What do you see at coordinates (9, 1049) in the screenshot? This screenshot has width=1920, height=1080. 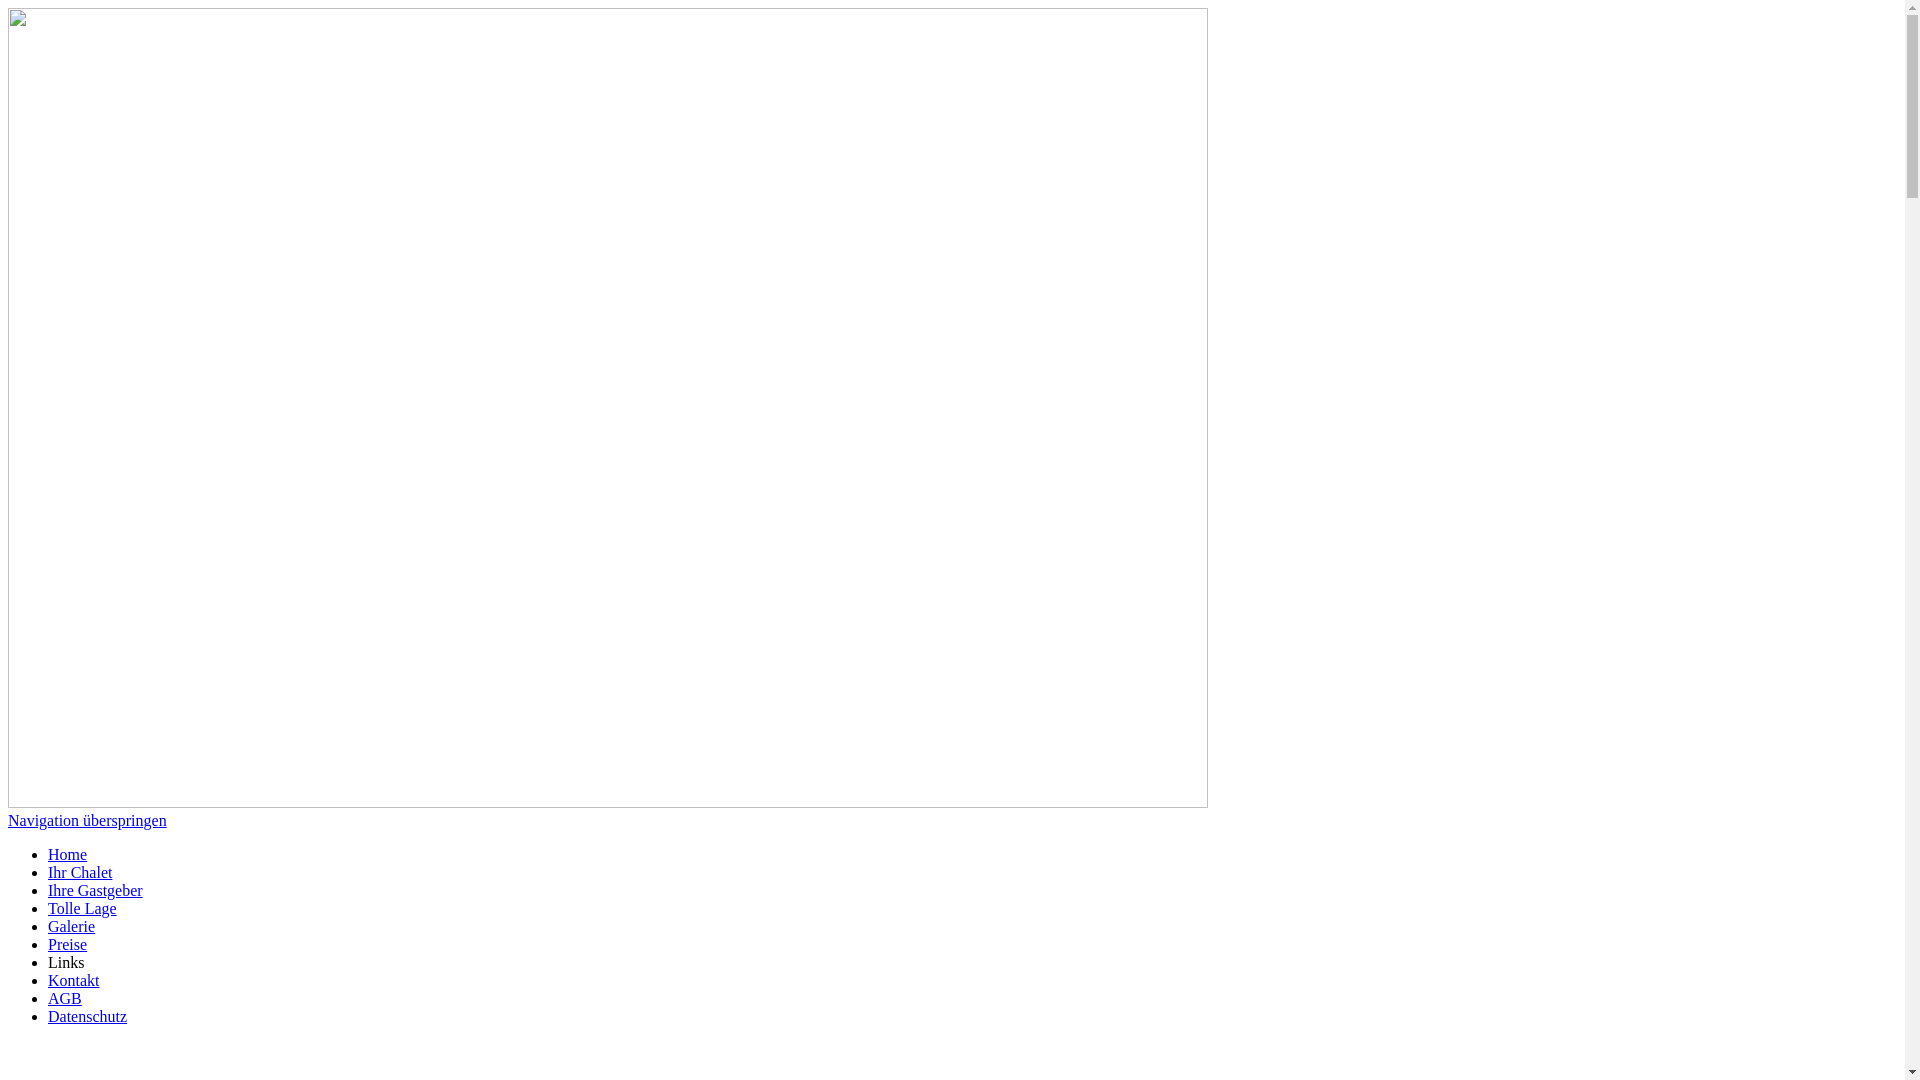 I see `' '` at bounding box center [9, 1049].